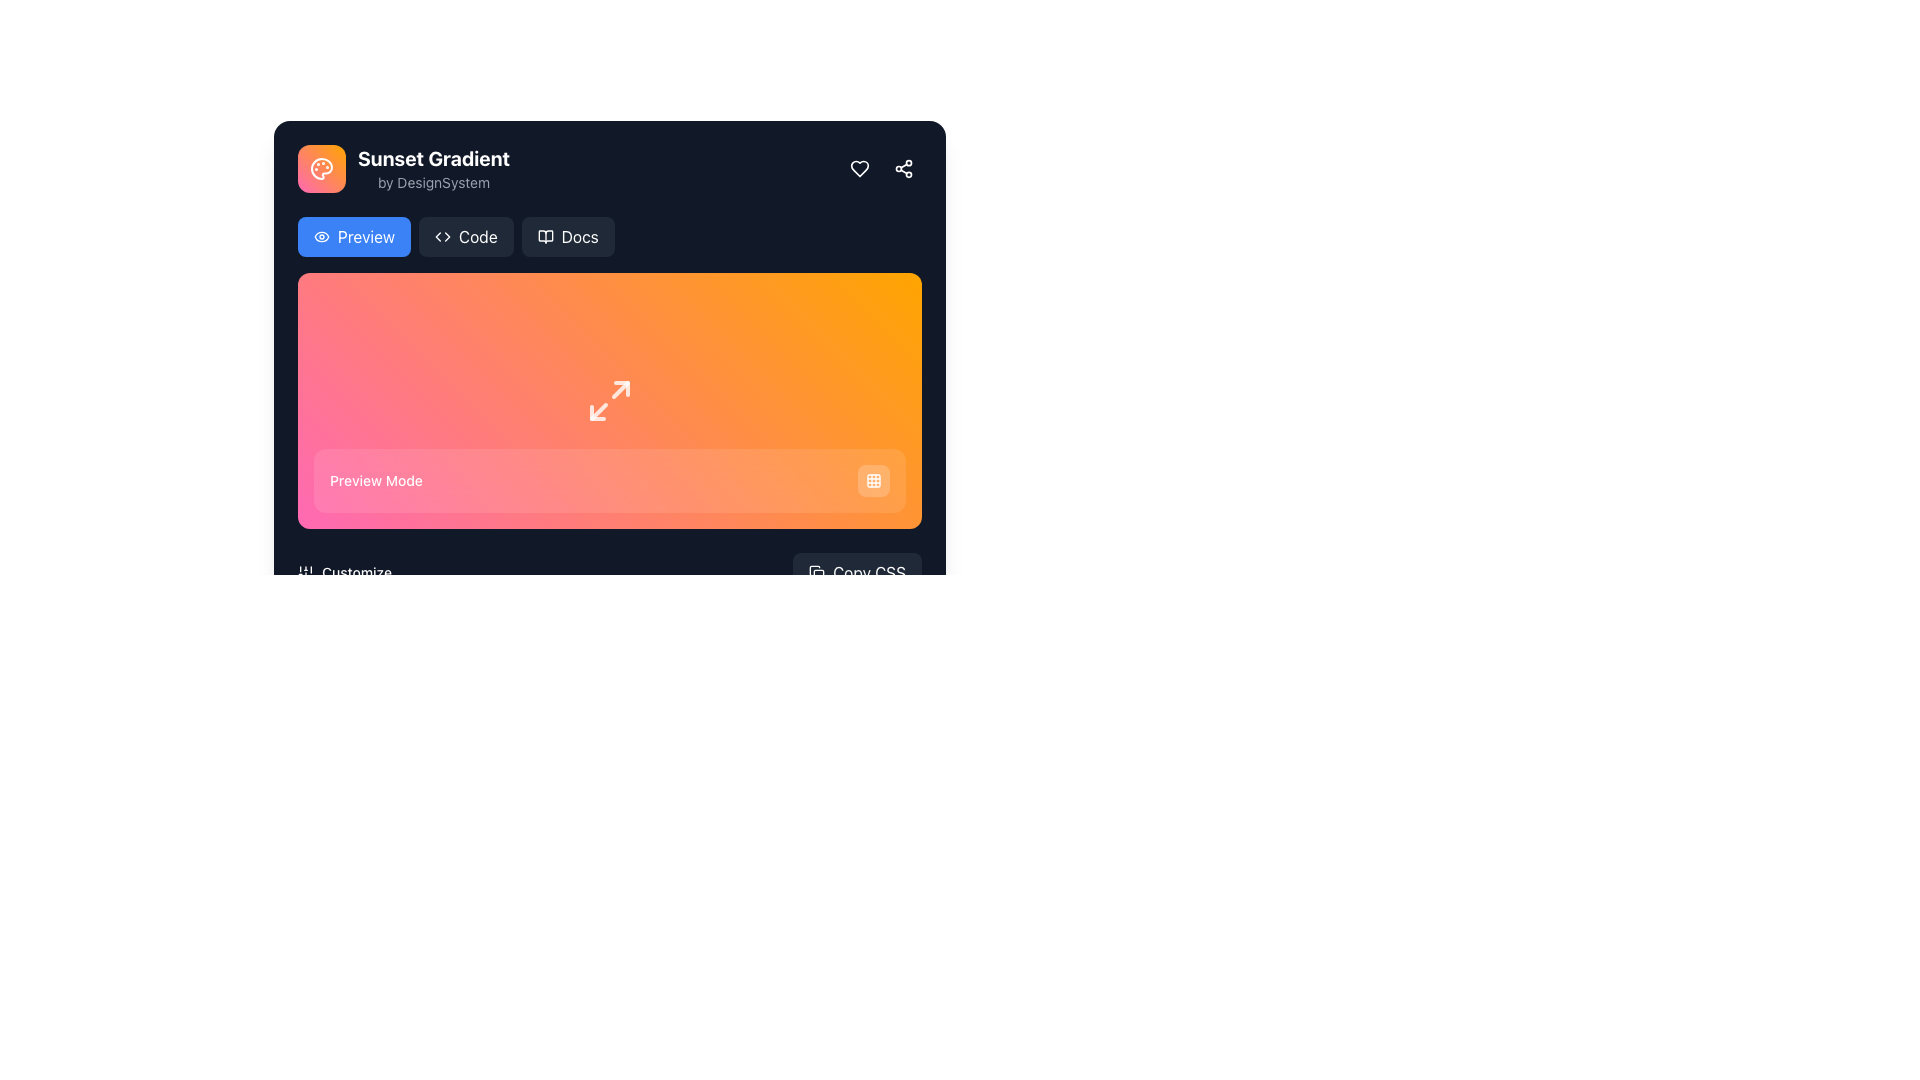 The image size is (1920, 1080). Describe the element at coordinates (873, 481) in the screenshot. I see `the interactive button containing the 3x3 grid pattern icon in the top-right section` at that location.